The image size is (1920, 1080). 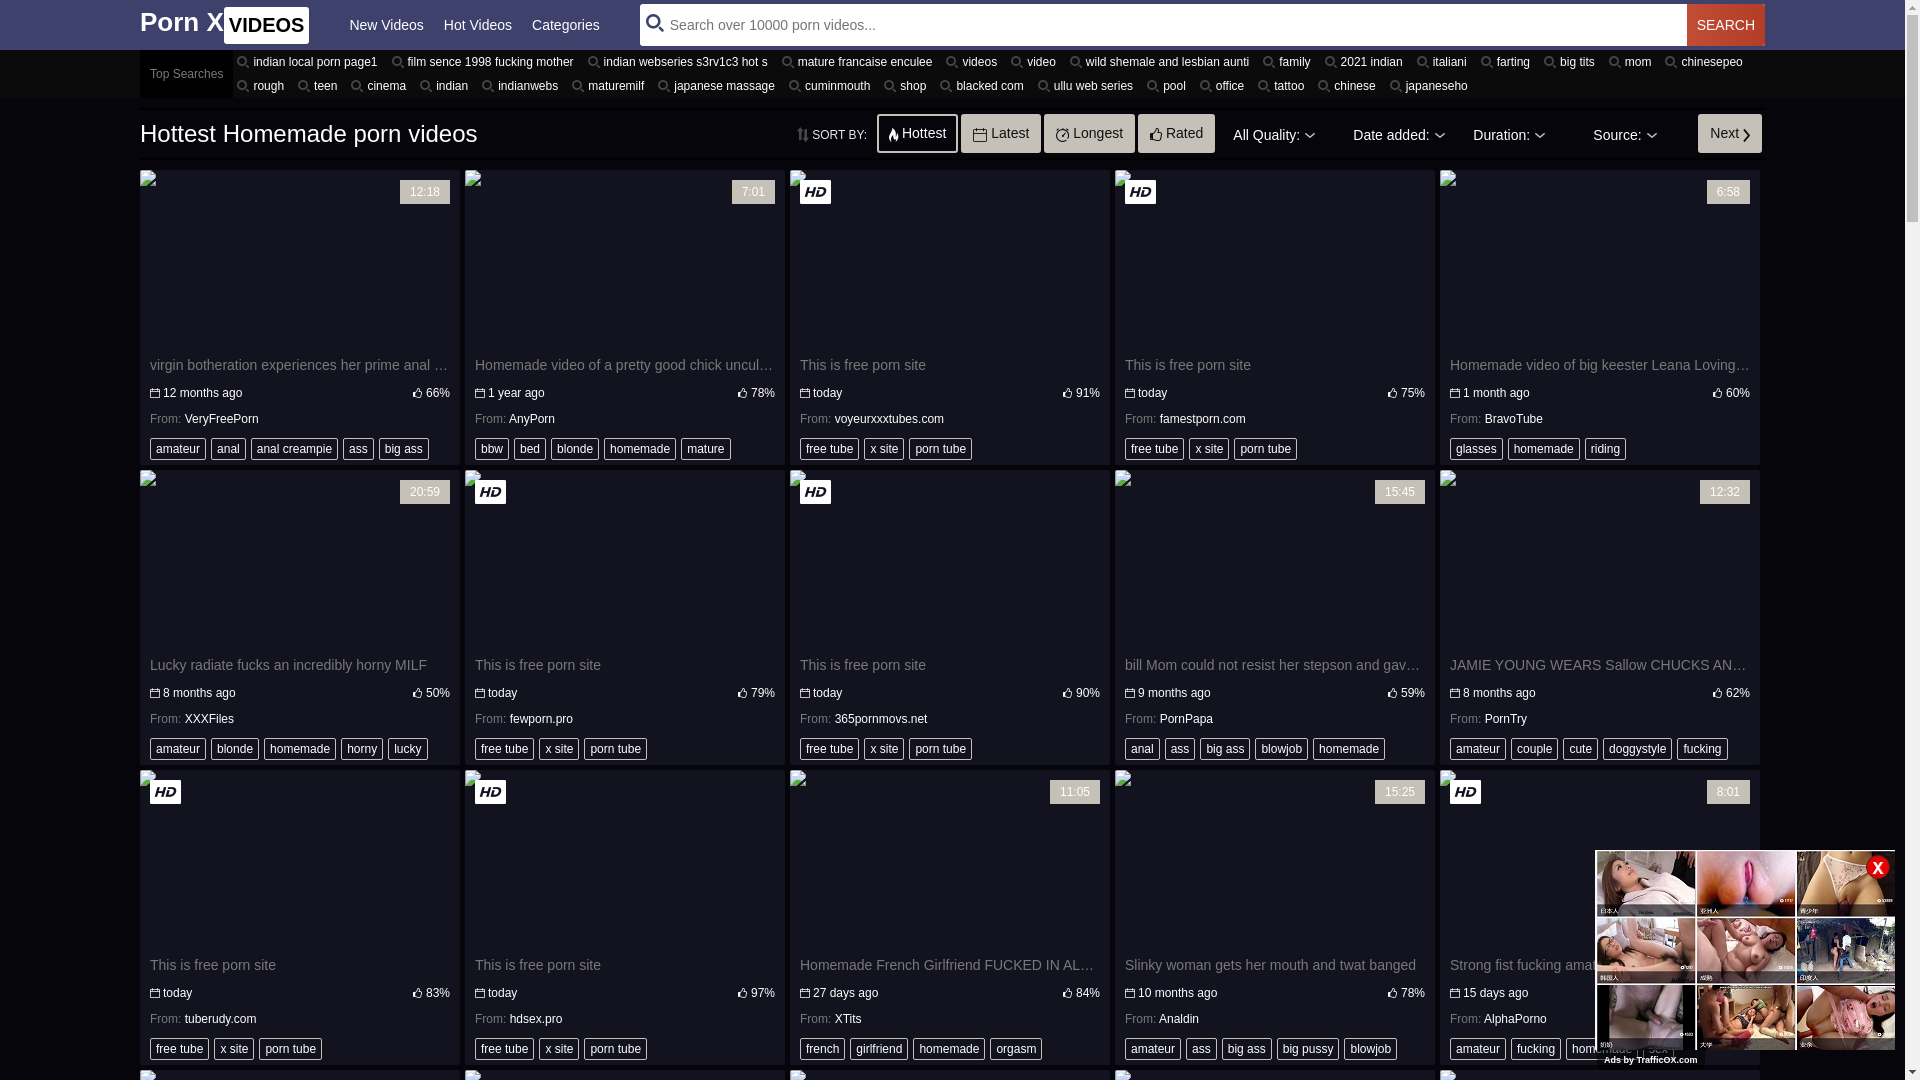 What do you see at coordinates (1728, 132) in the screenshot?
I see `'Next'` at bounding box center [1728, 132].